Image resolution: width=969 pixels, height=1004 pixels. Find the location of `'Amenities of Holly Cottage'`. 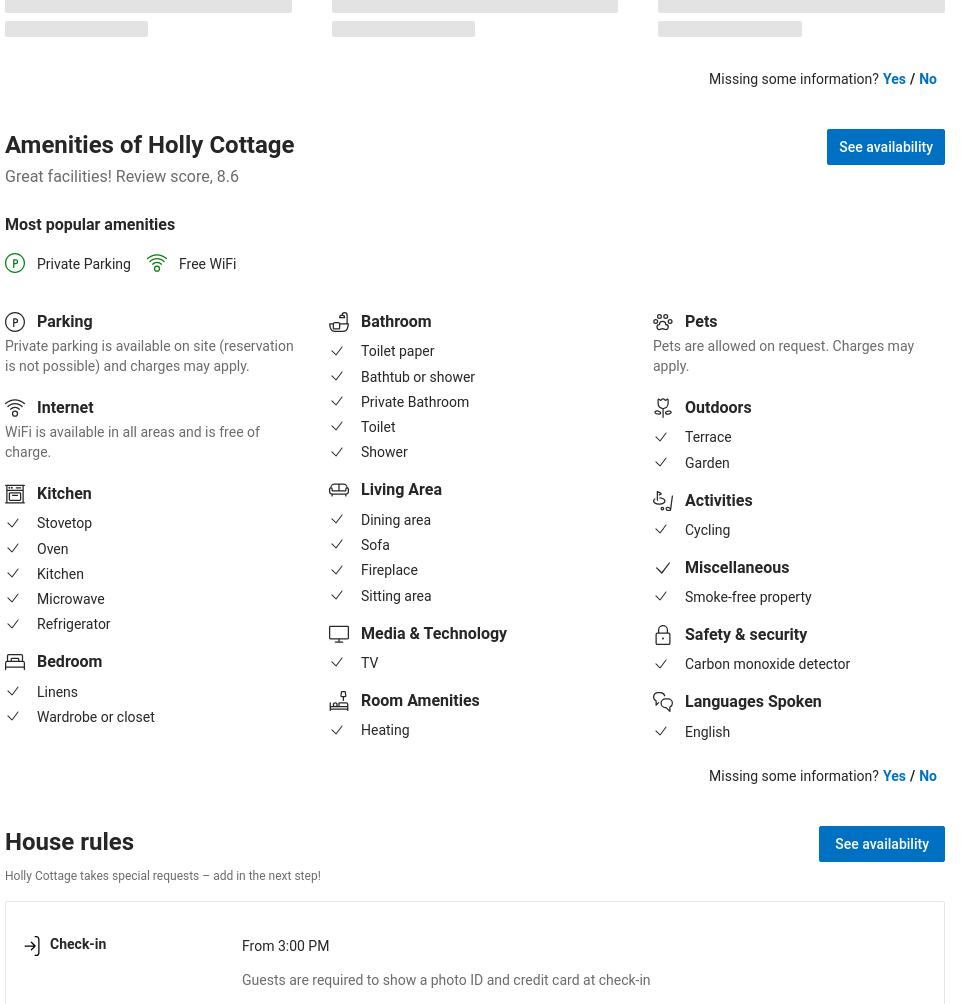

'Amenities of Holly Cottage' is located at coordinates (148, 142).